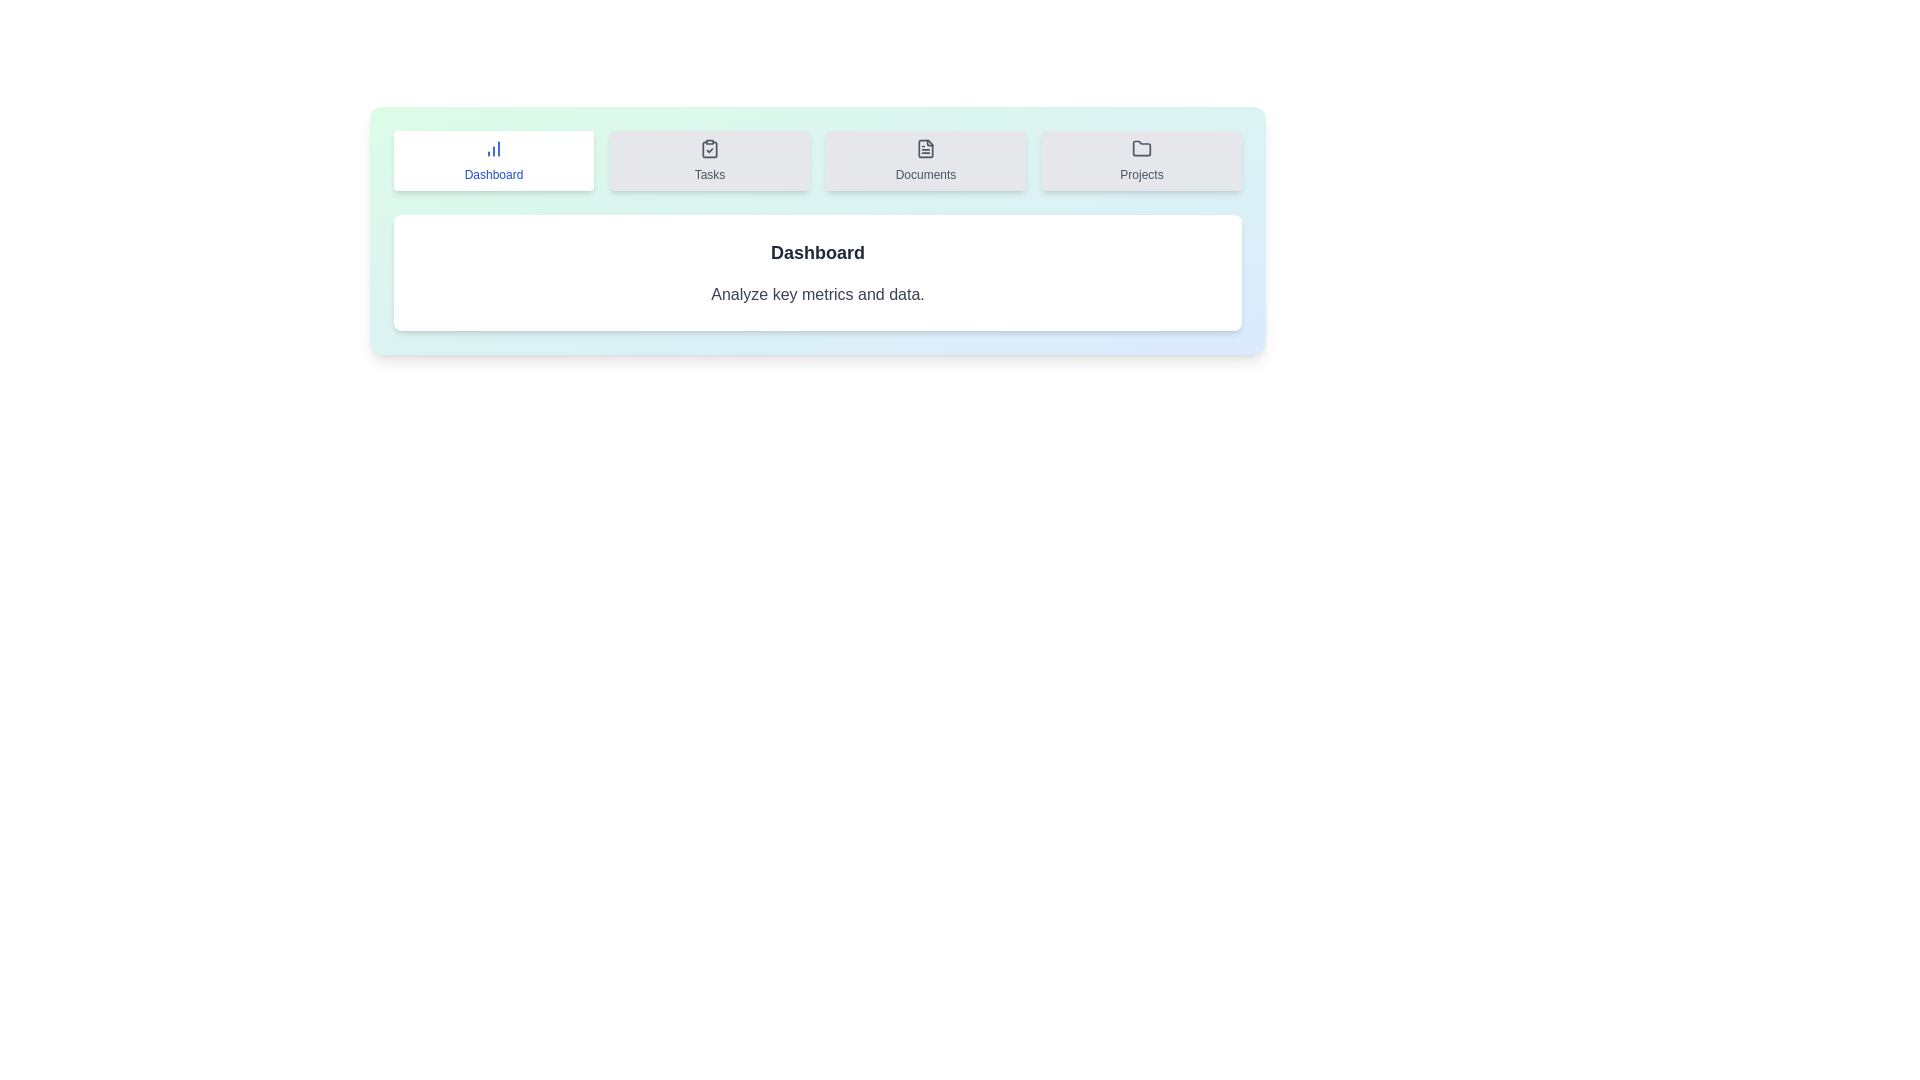 The image size is (1920, 1080). What do you see at coordinates (1142, 160) in the screenshot?
I see `the tab labeled Projects` at bounding box center [1142, 160].